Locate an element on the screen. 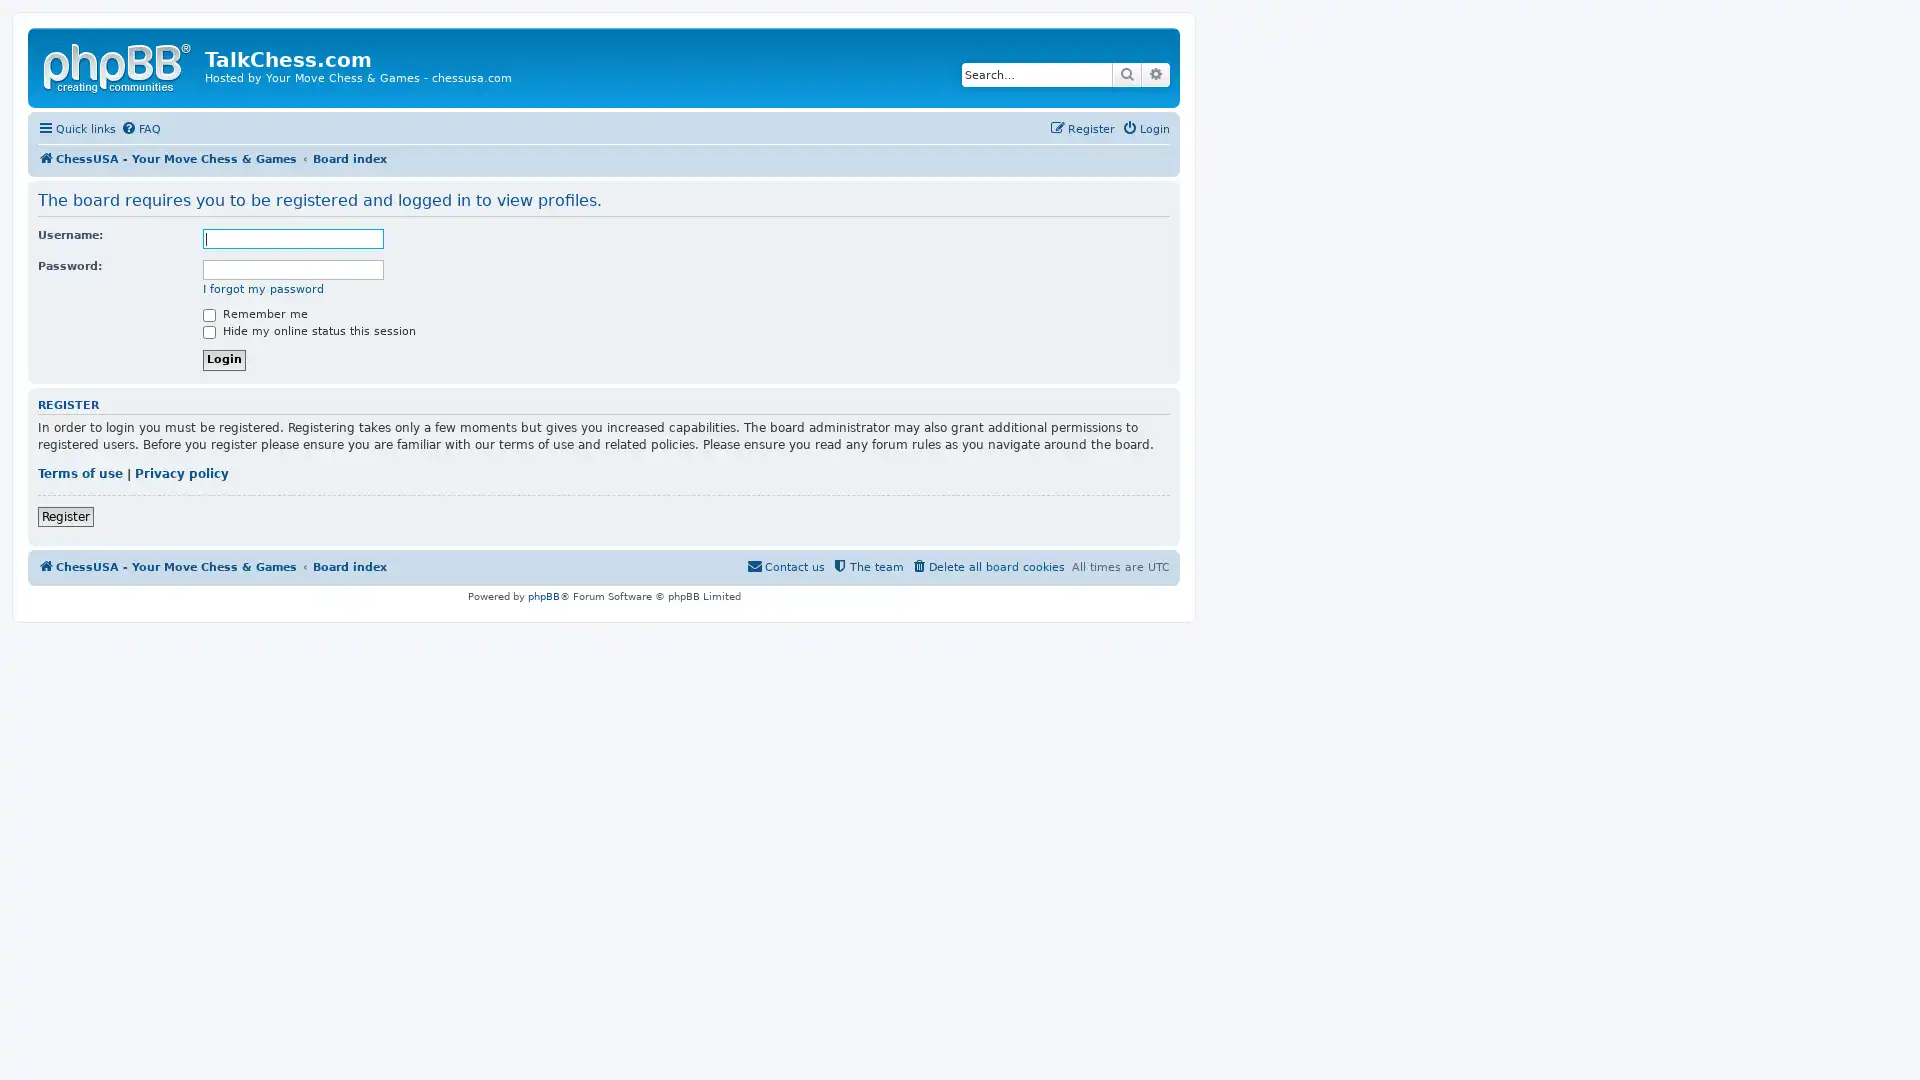 The width and height of the screenshot is (1920, 1080). Search is located at coordinates (1127, 73).